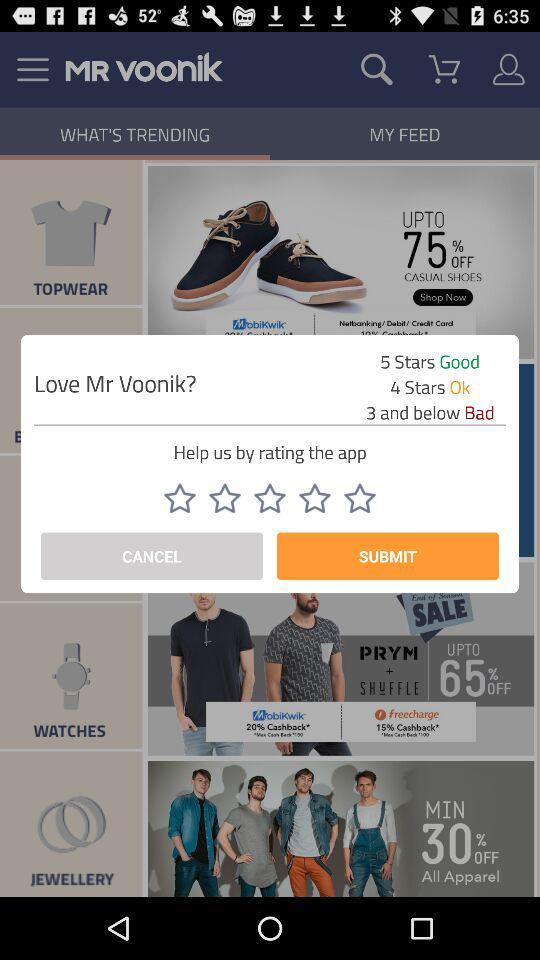  Describe the element at coordinates (270, 497) in the screenshot. I see `item below help us by icon` at that location.